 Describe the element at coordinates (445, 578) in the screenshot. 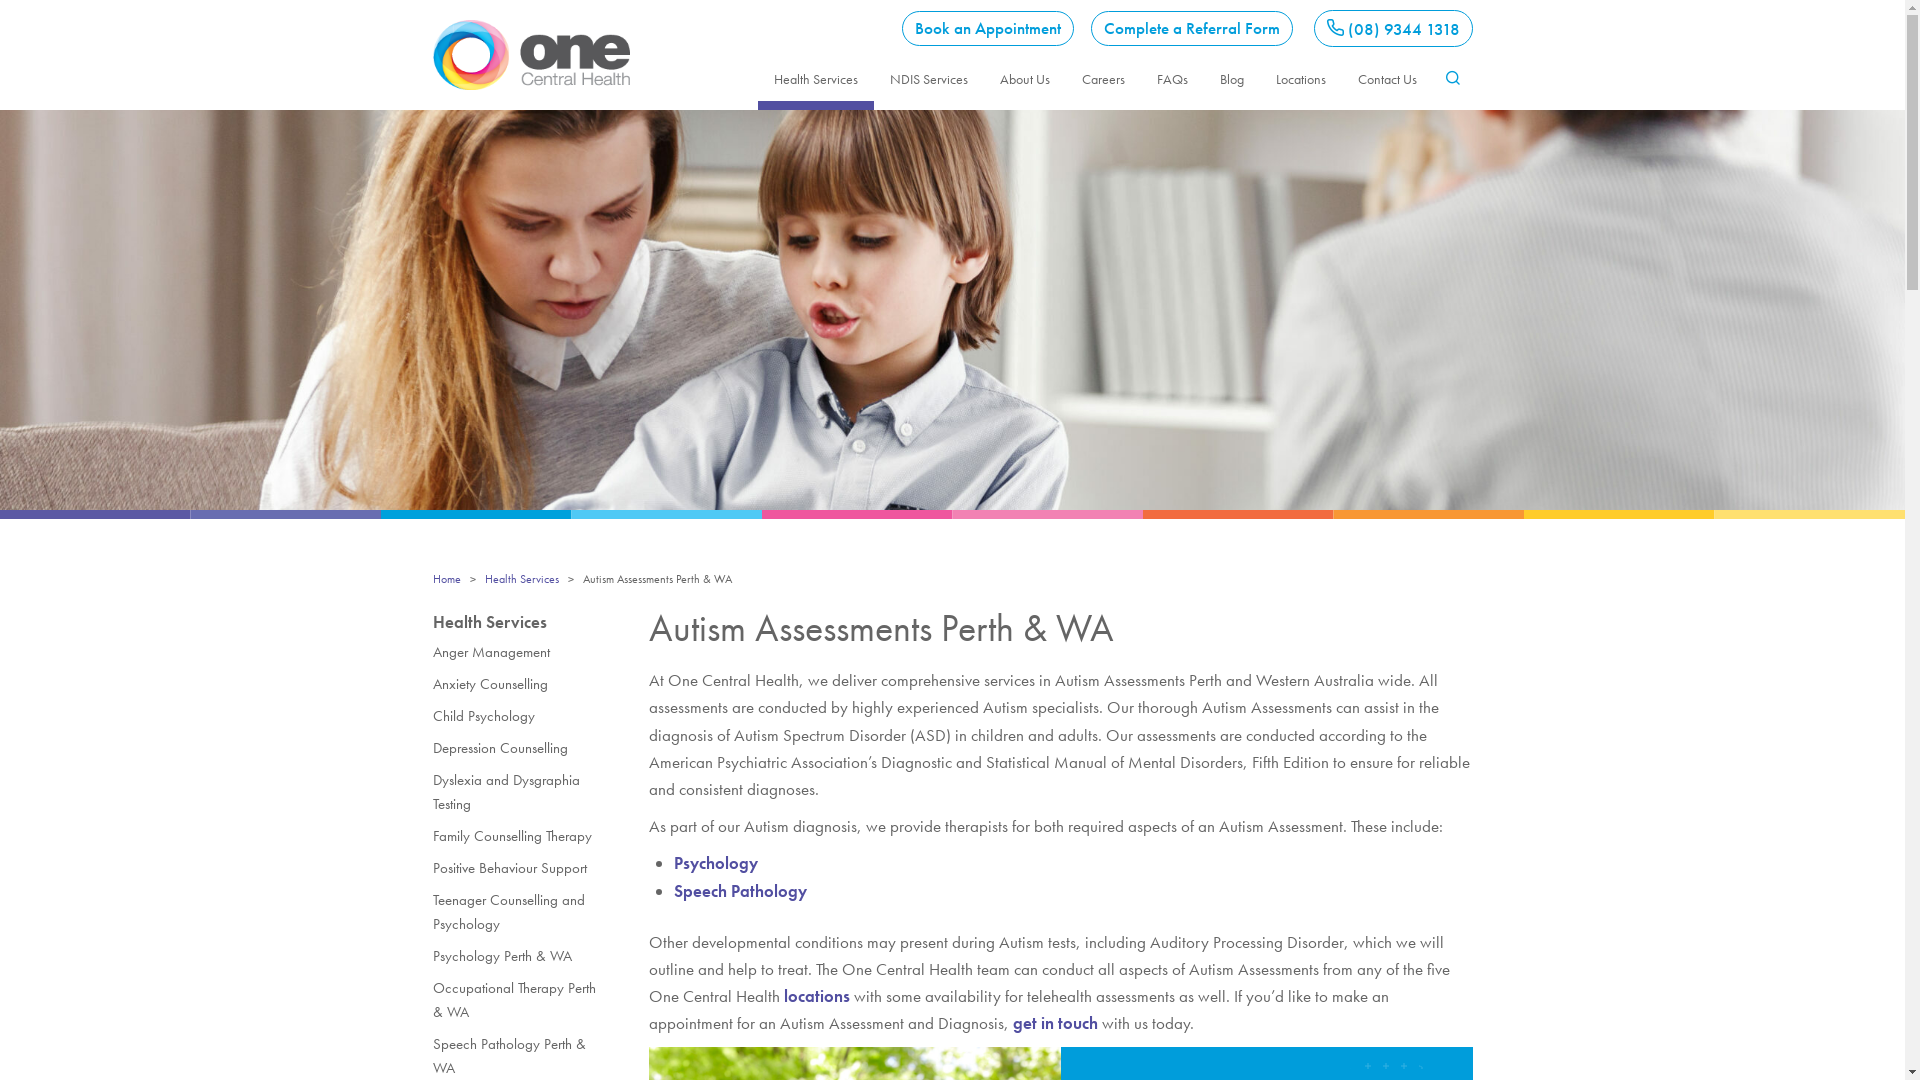

I see `'Home'` at that location.